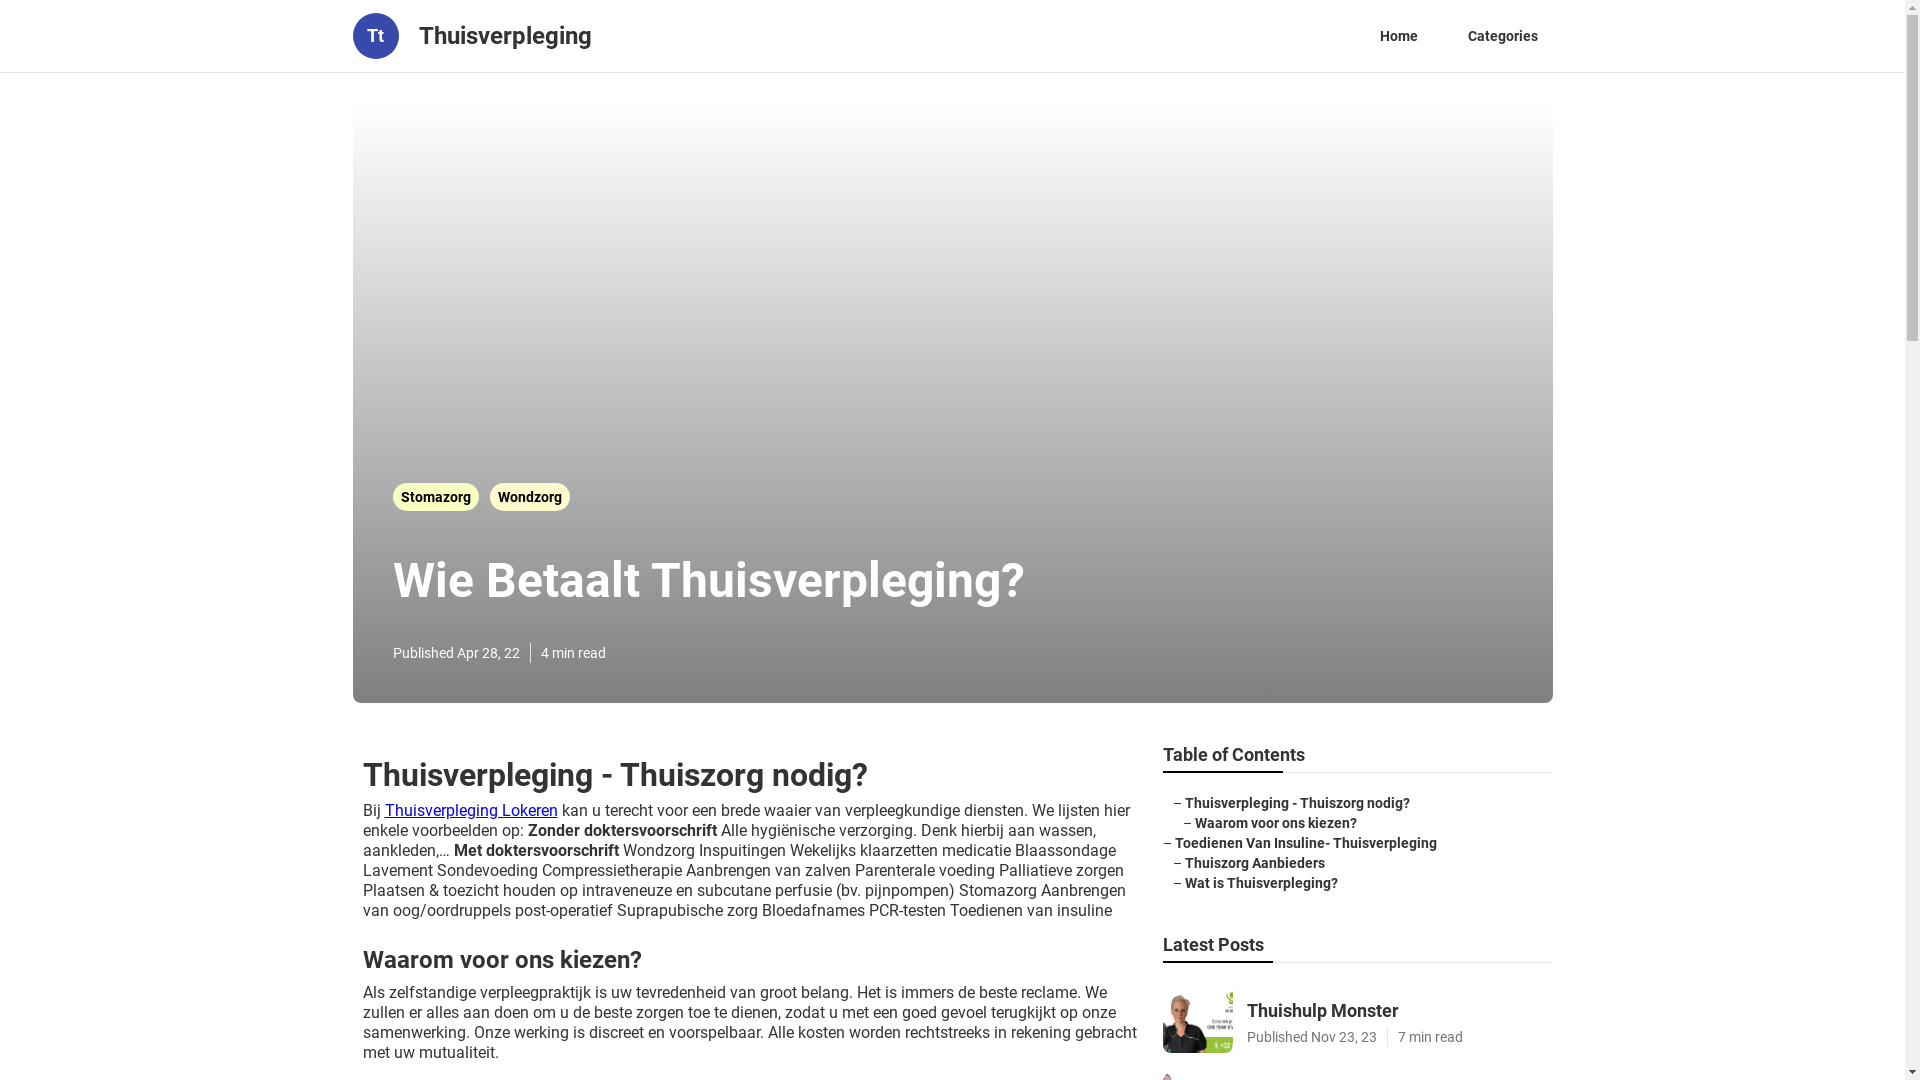  I want to click on 'Home', so click(1396, 35).